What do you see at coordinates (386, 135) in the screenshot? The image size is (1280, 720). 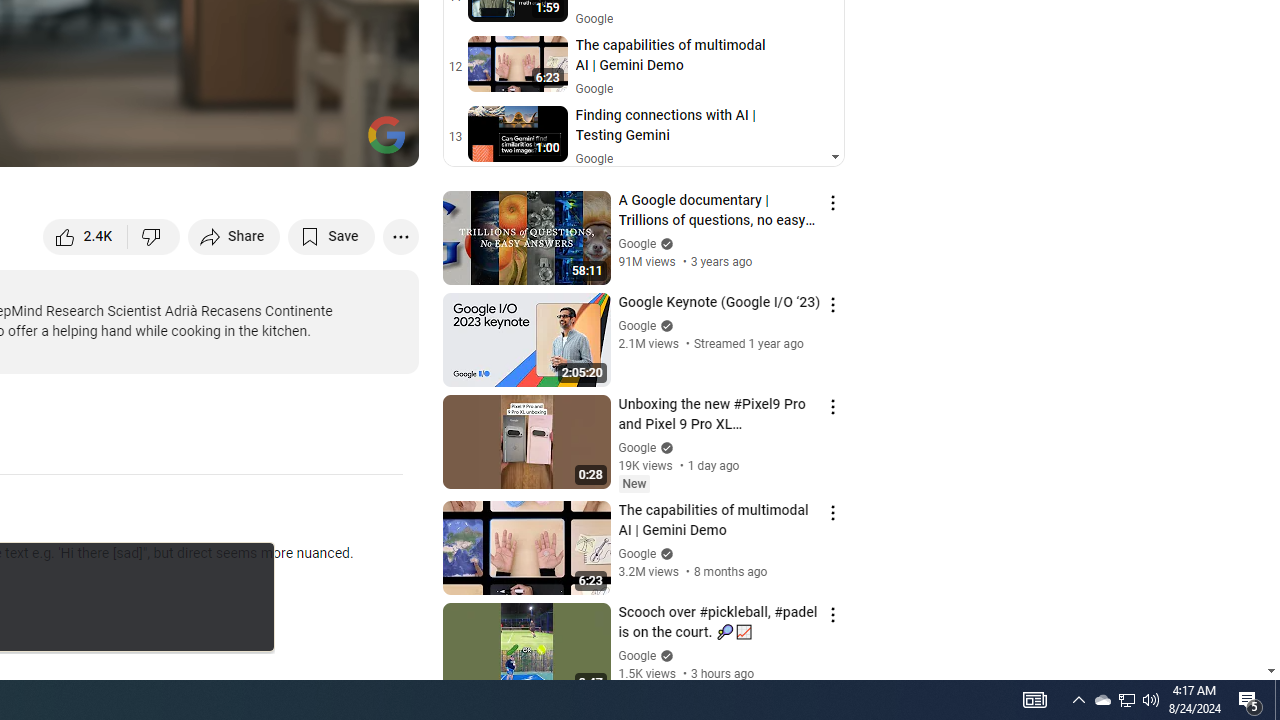 I see `'Channel watermark'` at bounding box center [386, 135].